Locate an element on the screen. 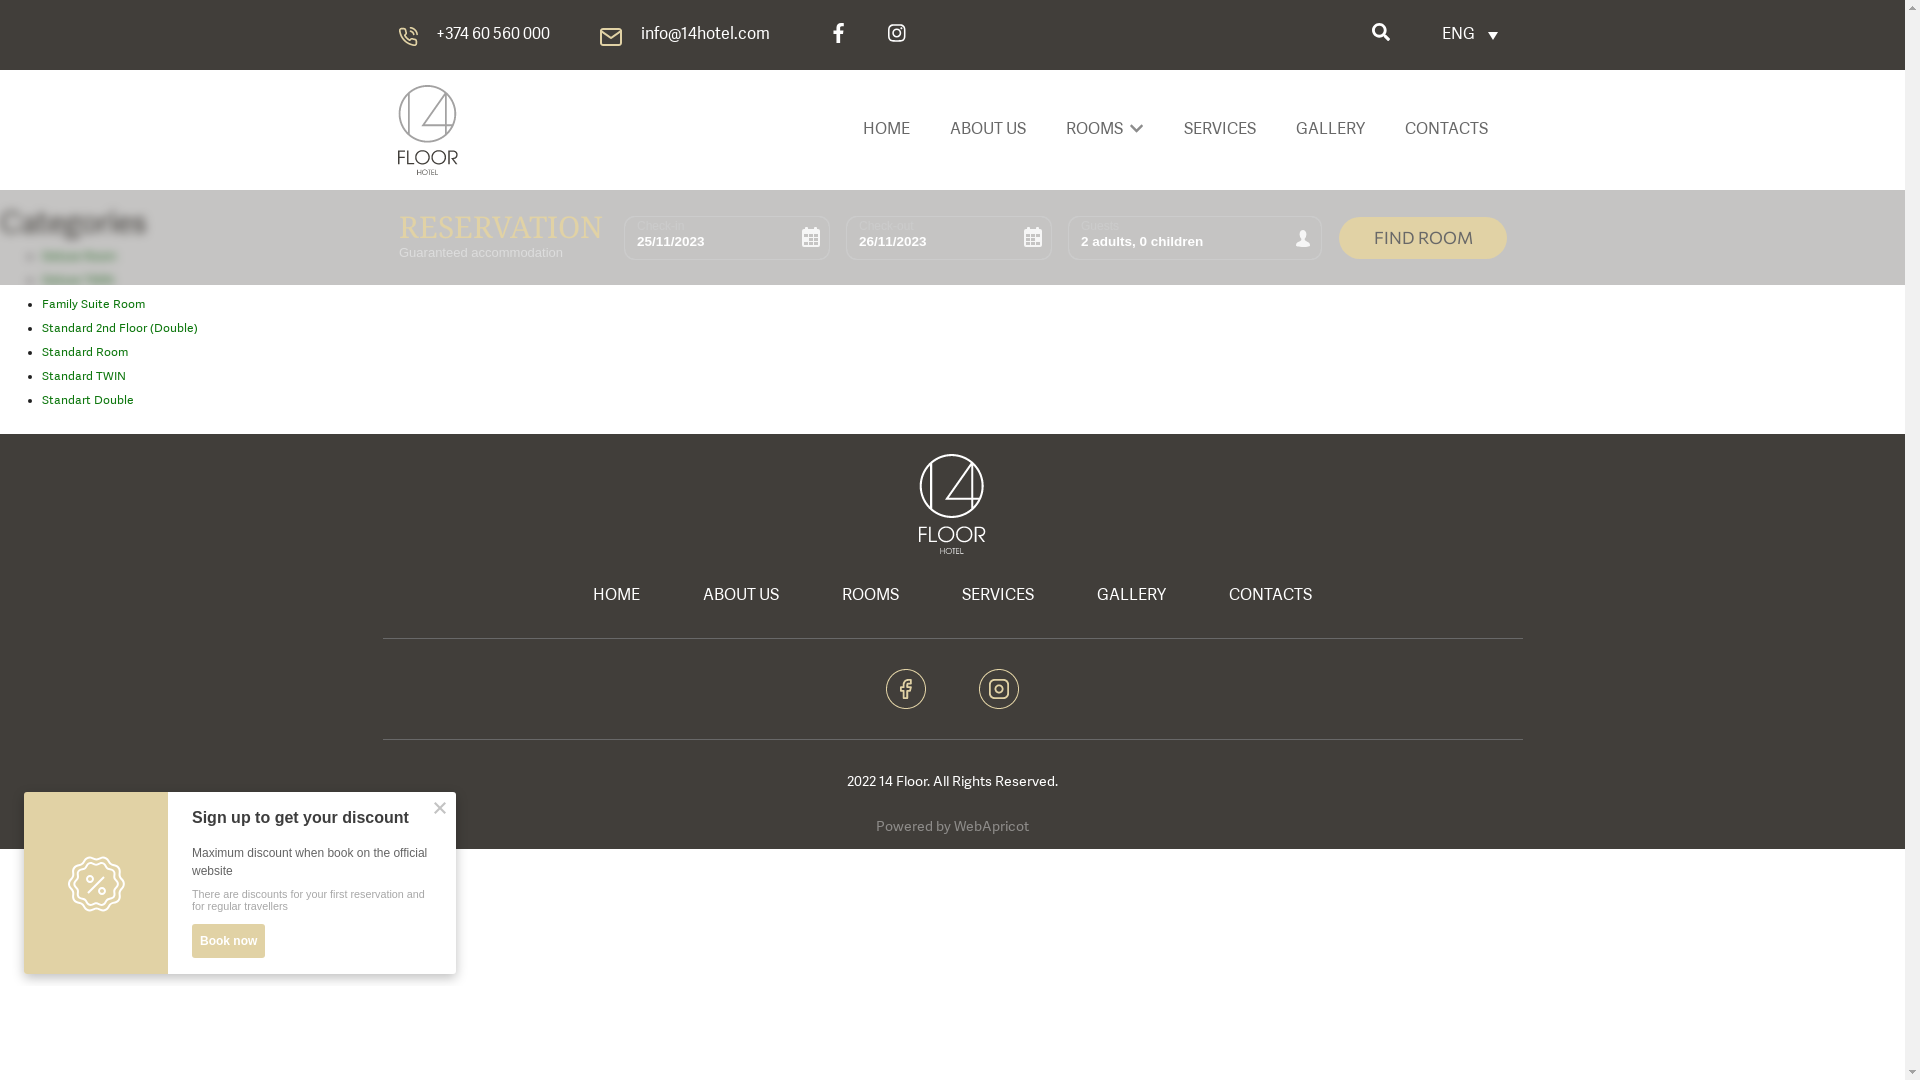 The image size is (1920, 1080). 'Standard Room' is located at coordinates (42, 352).